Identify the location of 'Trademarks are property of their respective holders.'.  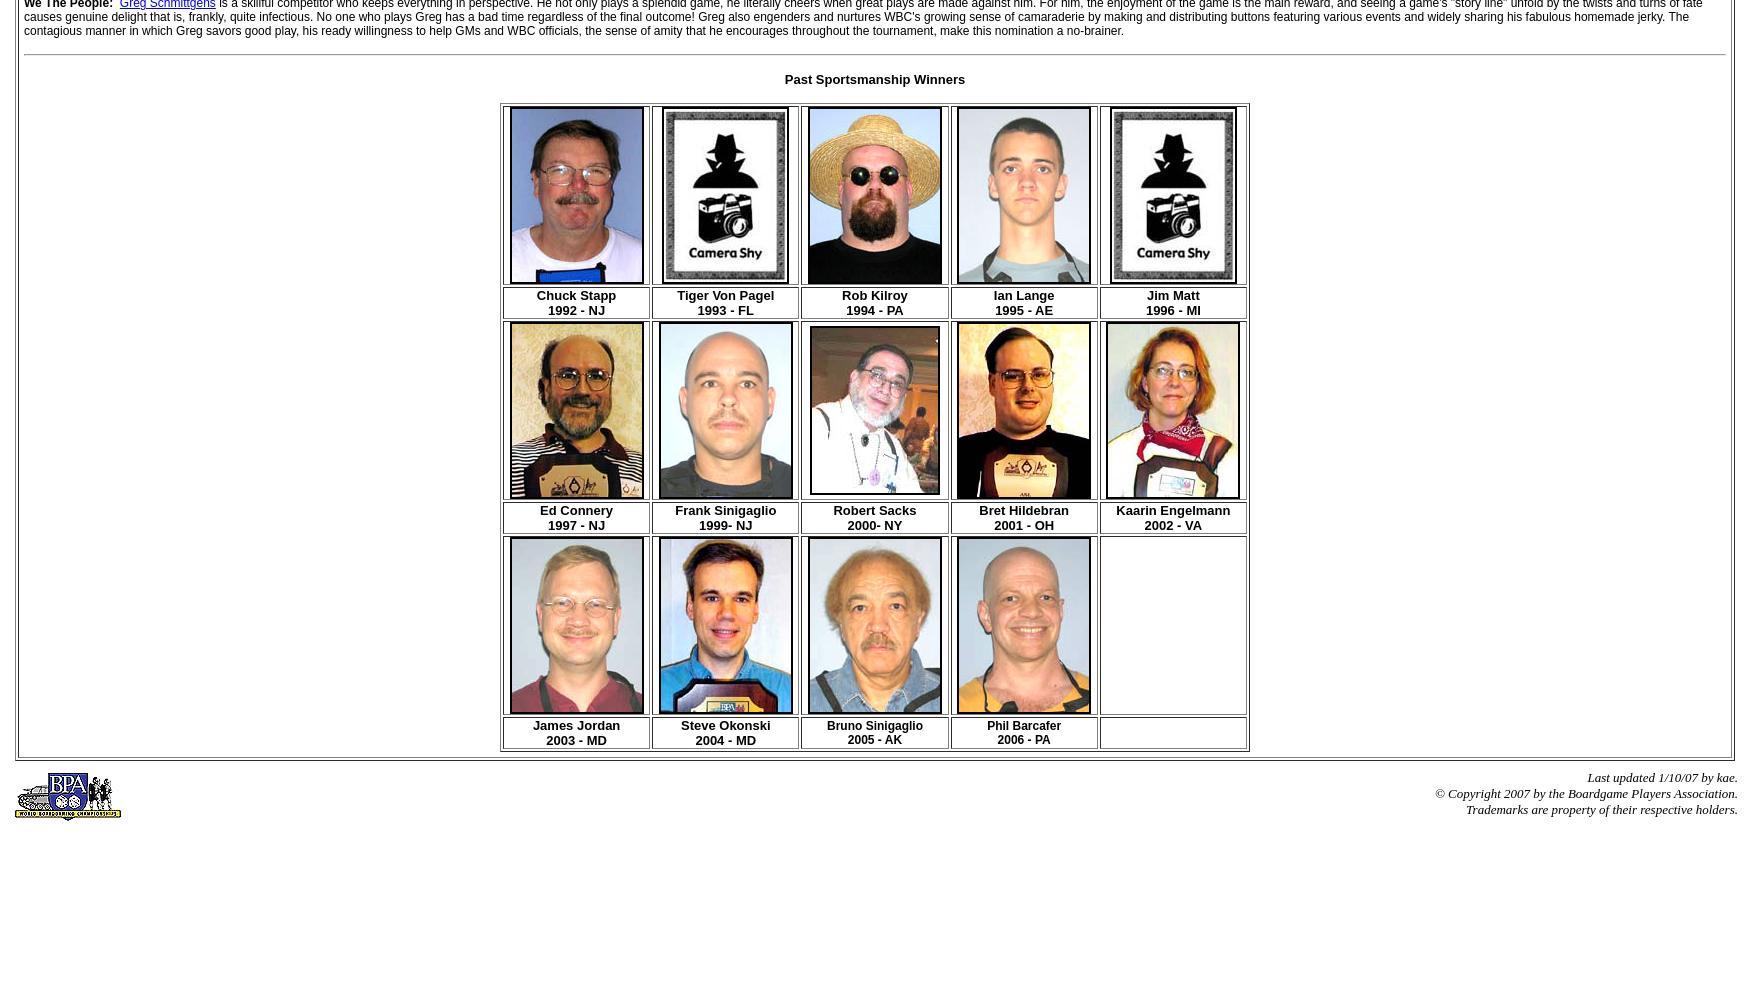
(1465, 809).